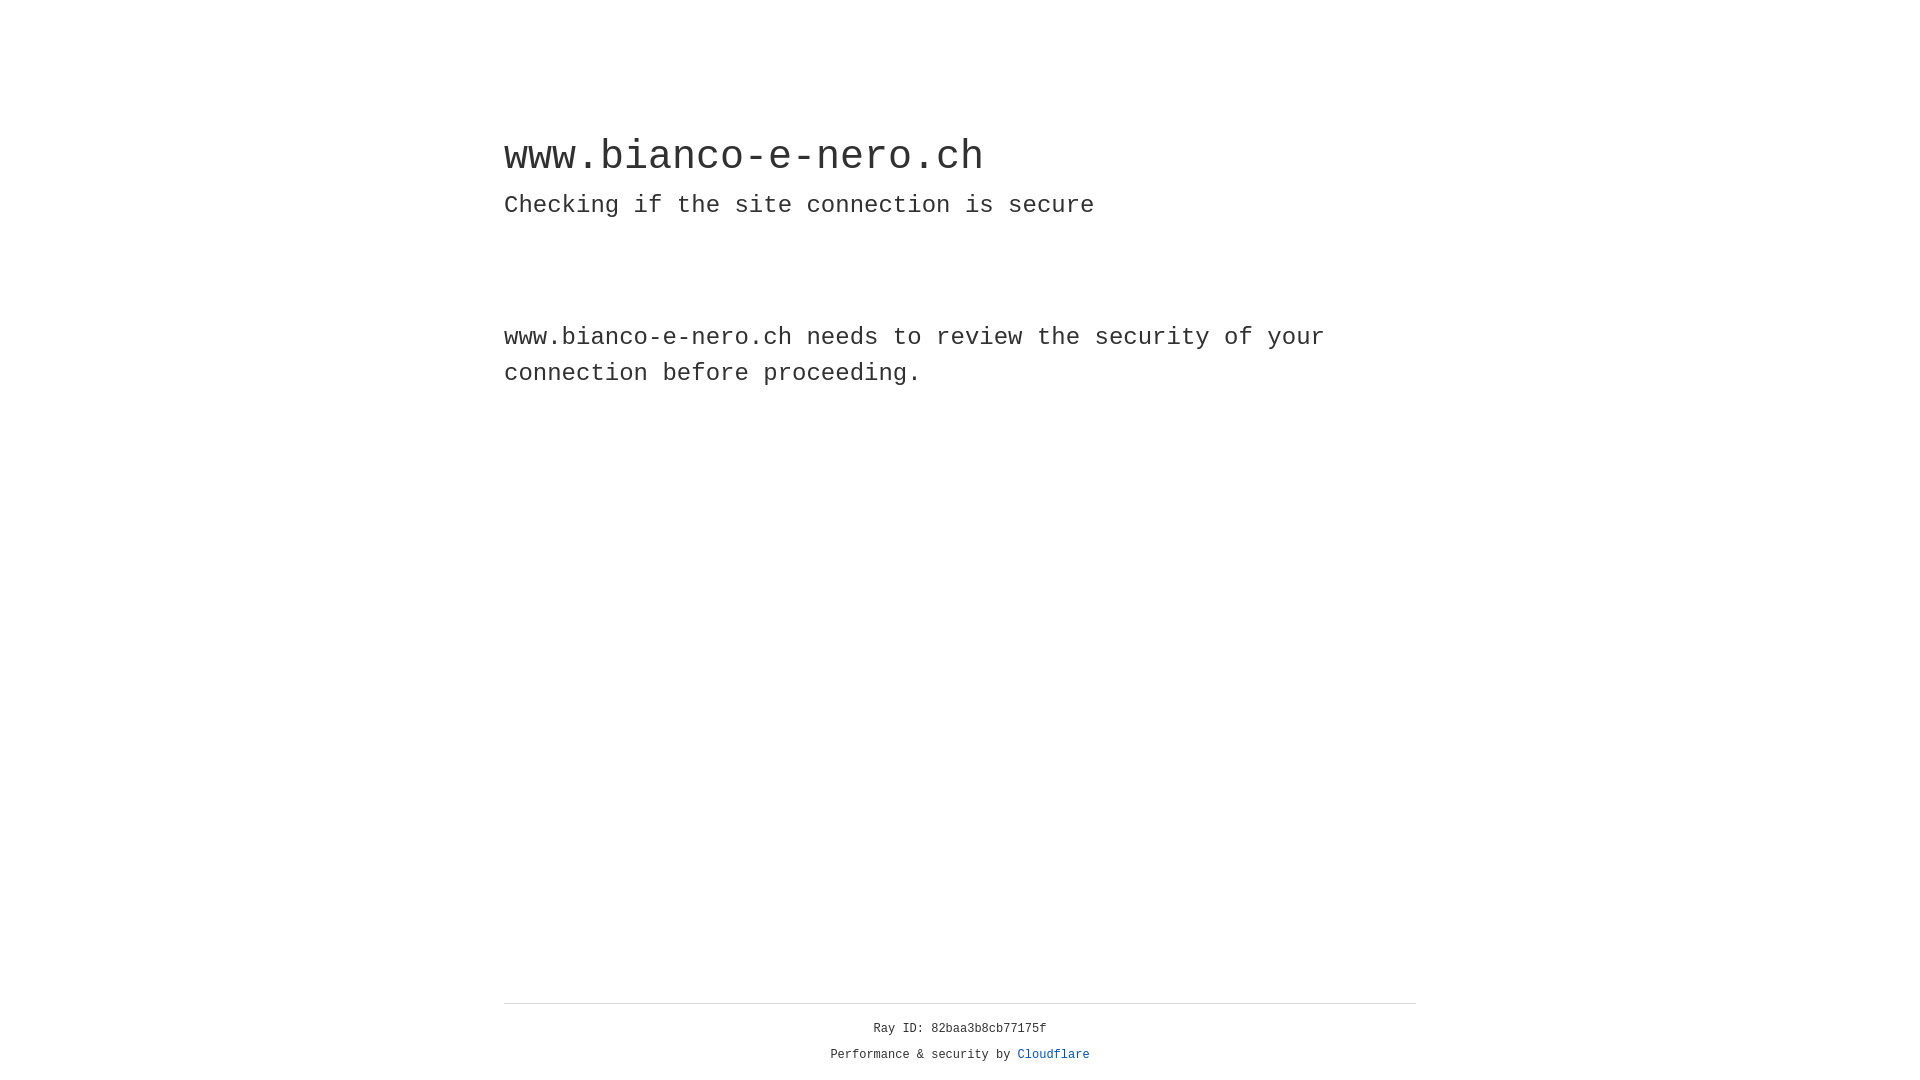  I want to click on 'Cloudflare', so click(1053, 1054).